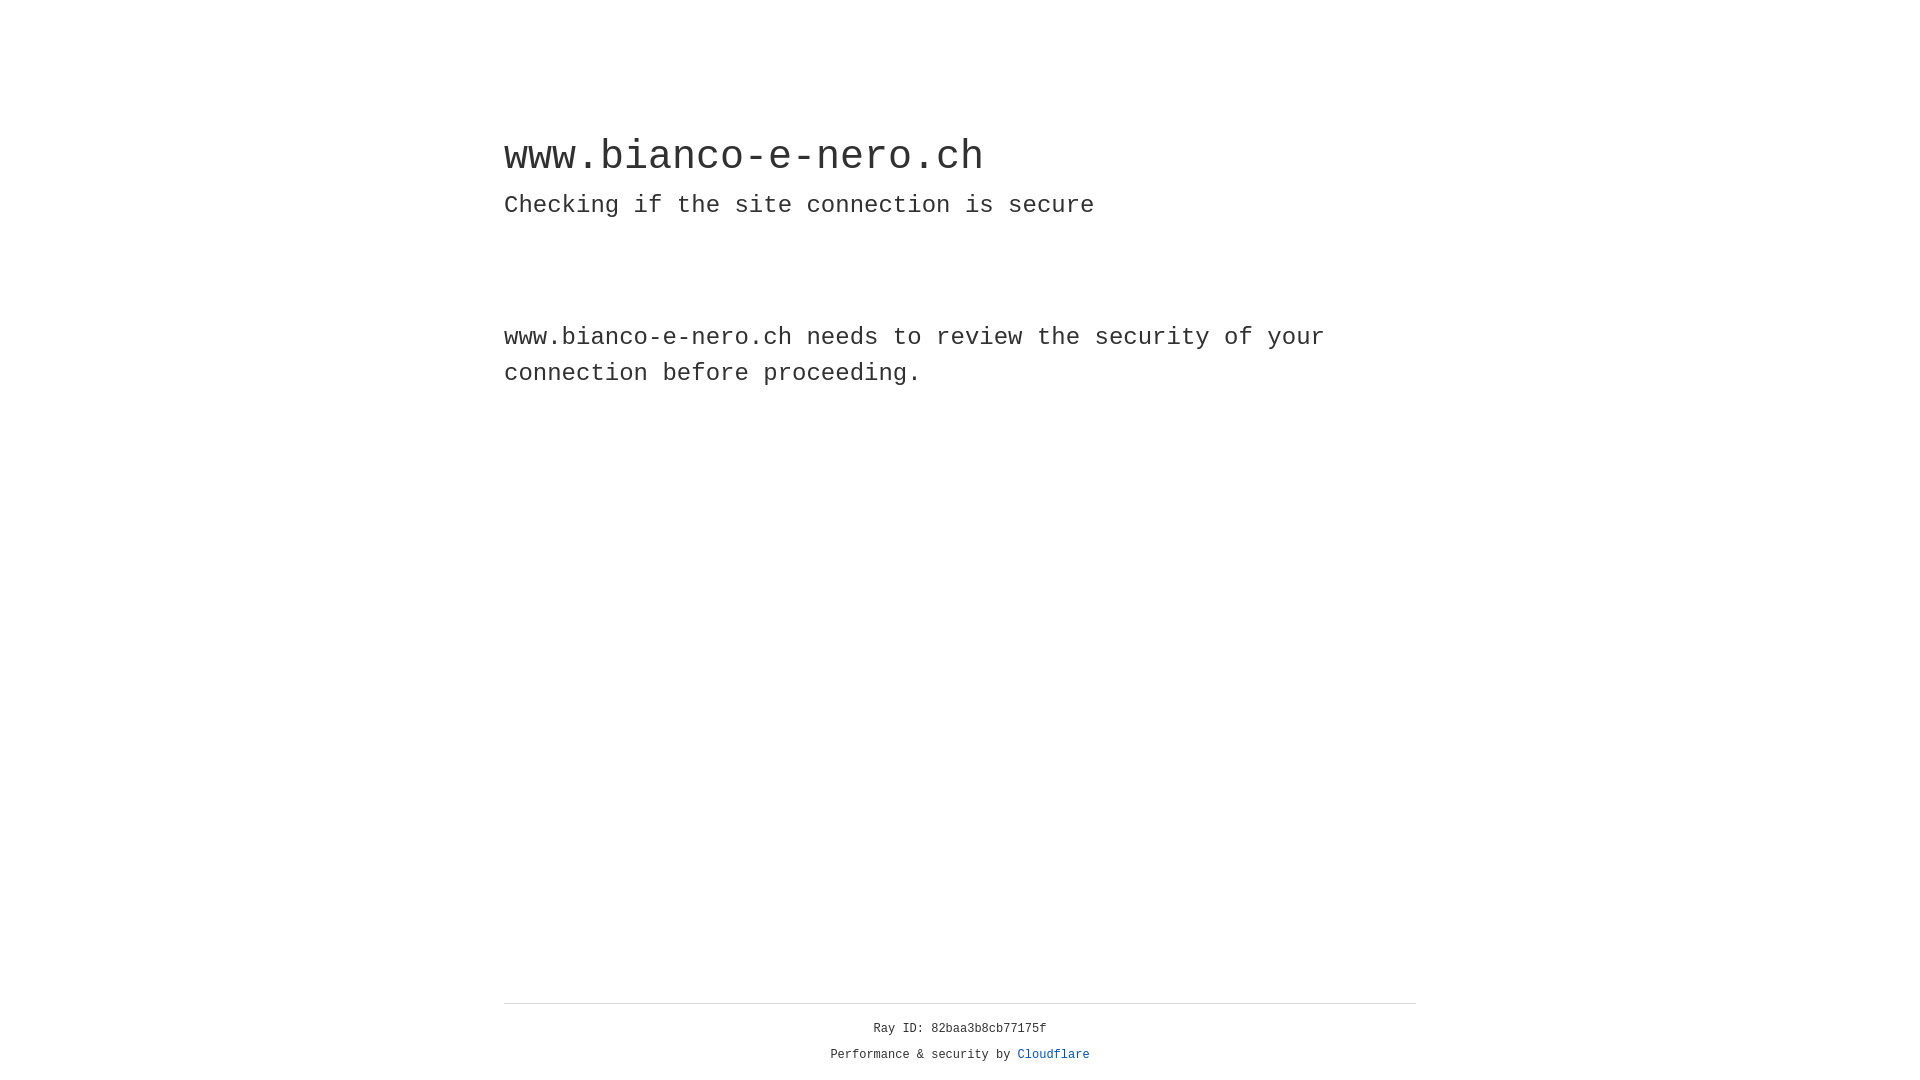  I want to click on 'Cloudflare', so click(1053, 1054).